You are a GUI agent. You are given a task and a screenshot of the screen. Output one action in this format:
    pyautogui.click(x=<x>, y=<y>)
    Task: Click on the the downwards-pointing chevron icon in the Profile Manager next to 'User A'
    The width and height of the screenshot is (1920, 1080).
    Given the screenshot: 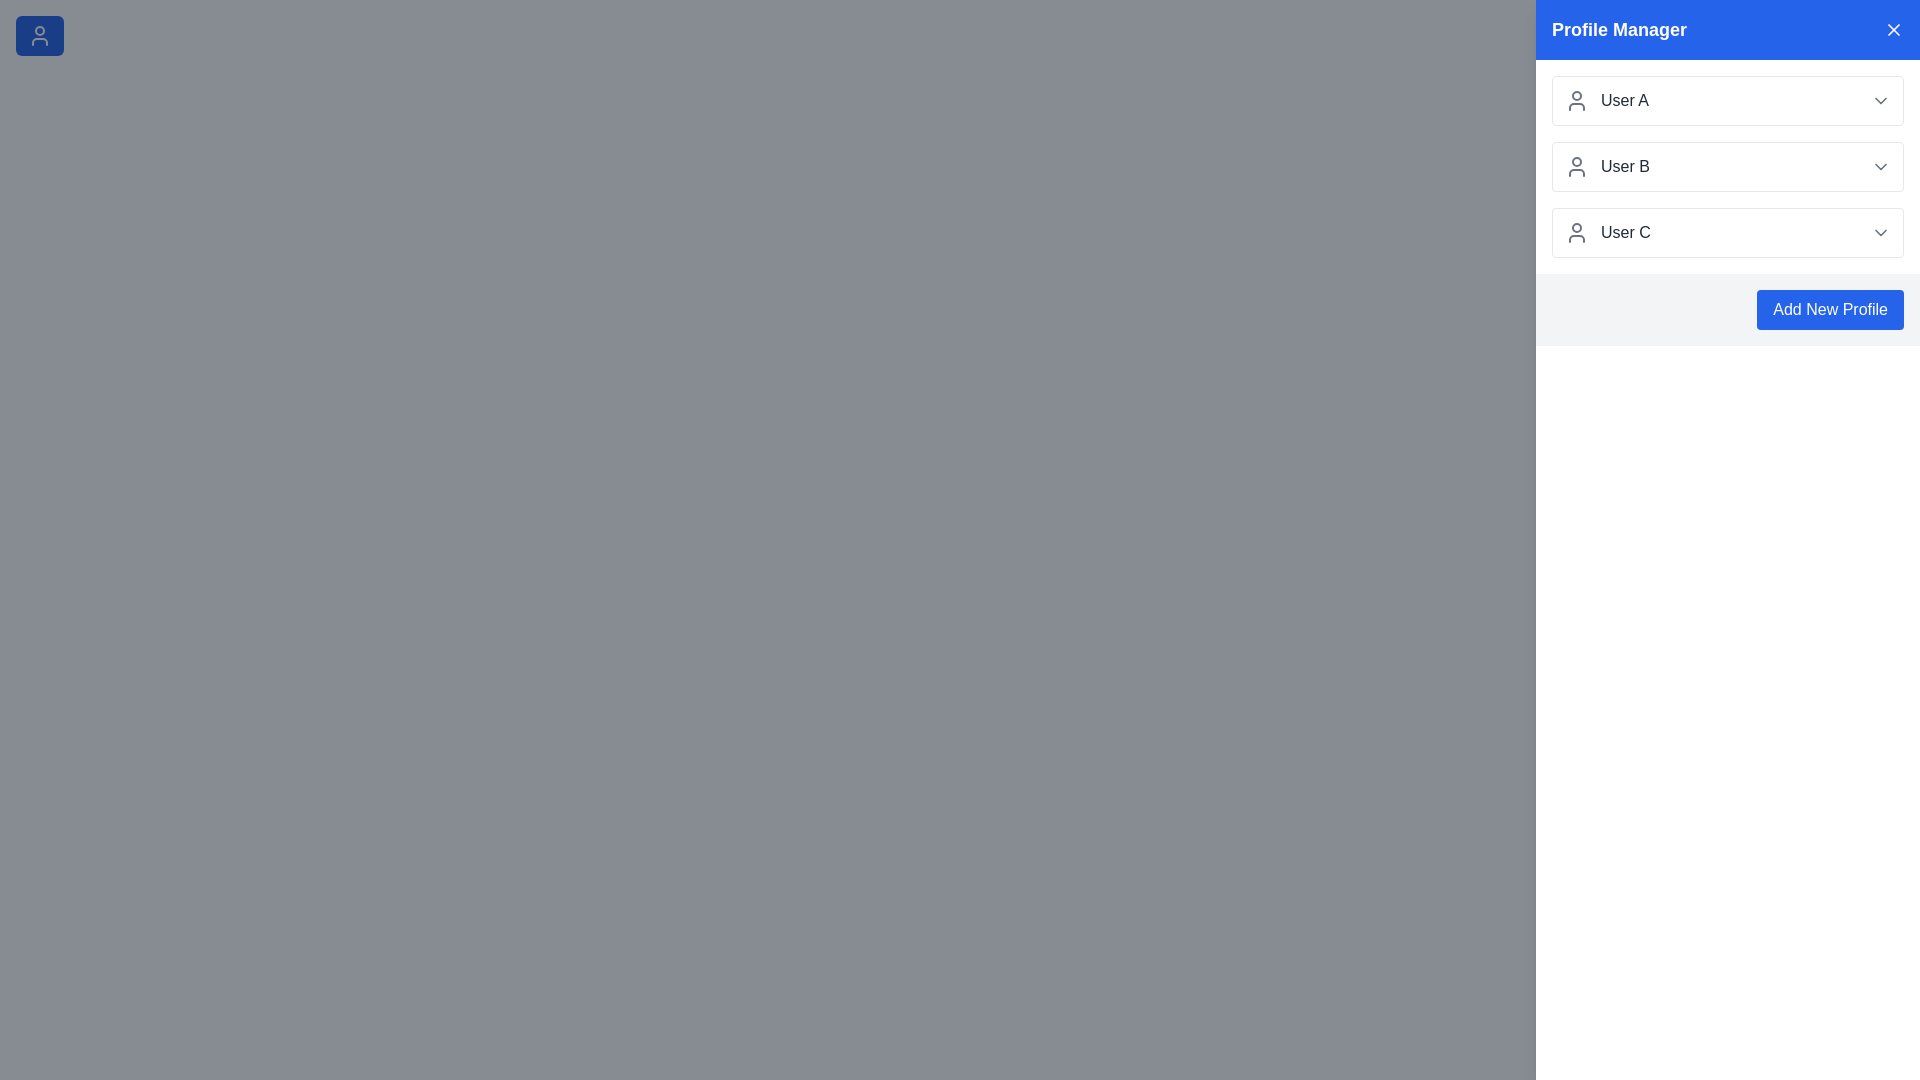 What is the action you would take?
    pyautogui.click(x=1880, y=100)
    